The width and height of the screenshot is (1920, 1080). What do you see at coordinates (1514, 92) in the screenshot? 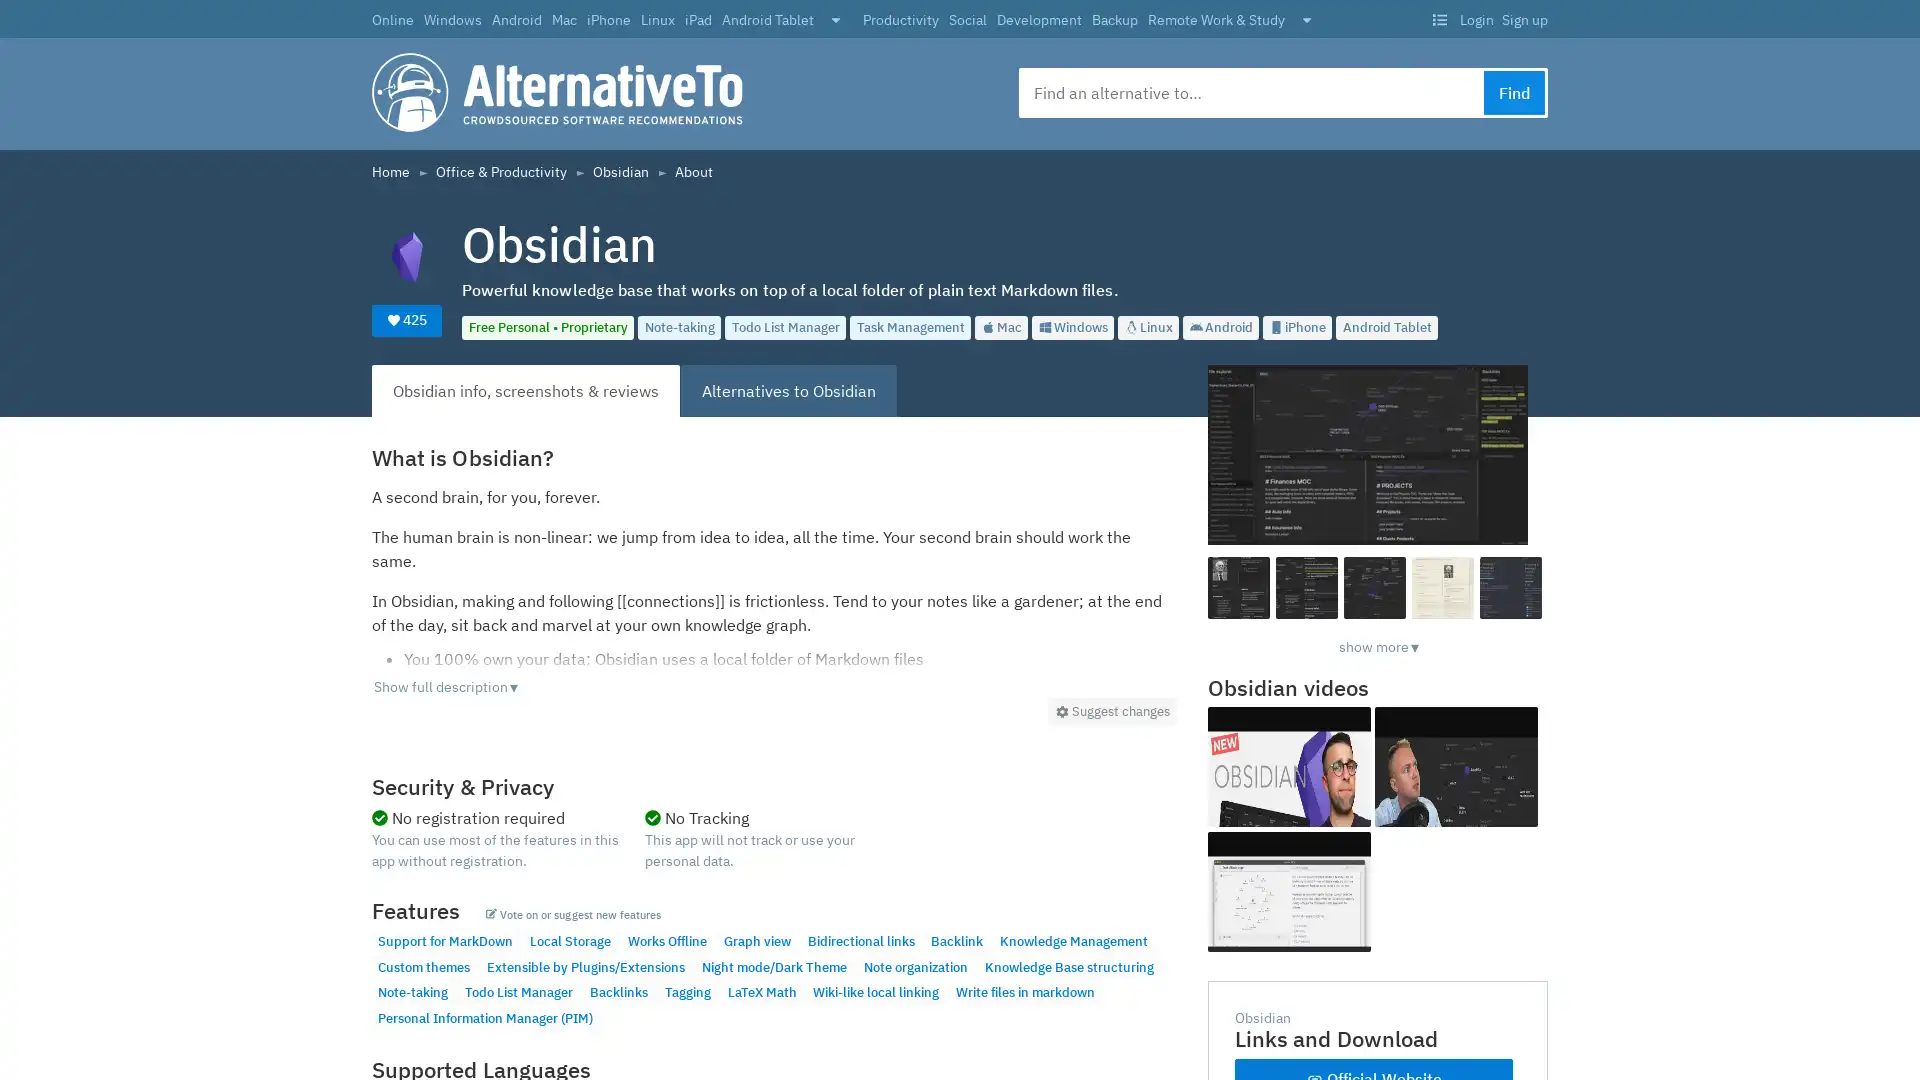
I see `Find` at bounding box center [1514, 92].